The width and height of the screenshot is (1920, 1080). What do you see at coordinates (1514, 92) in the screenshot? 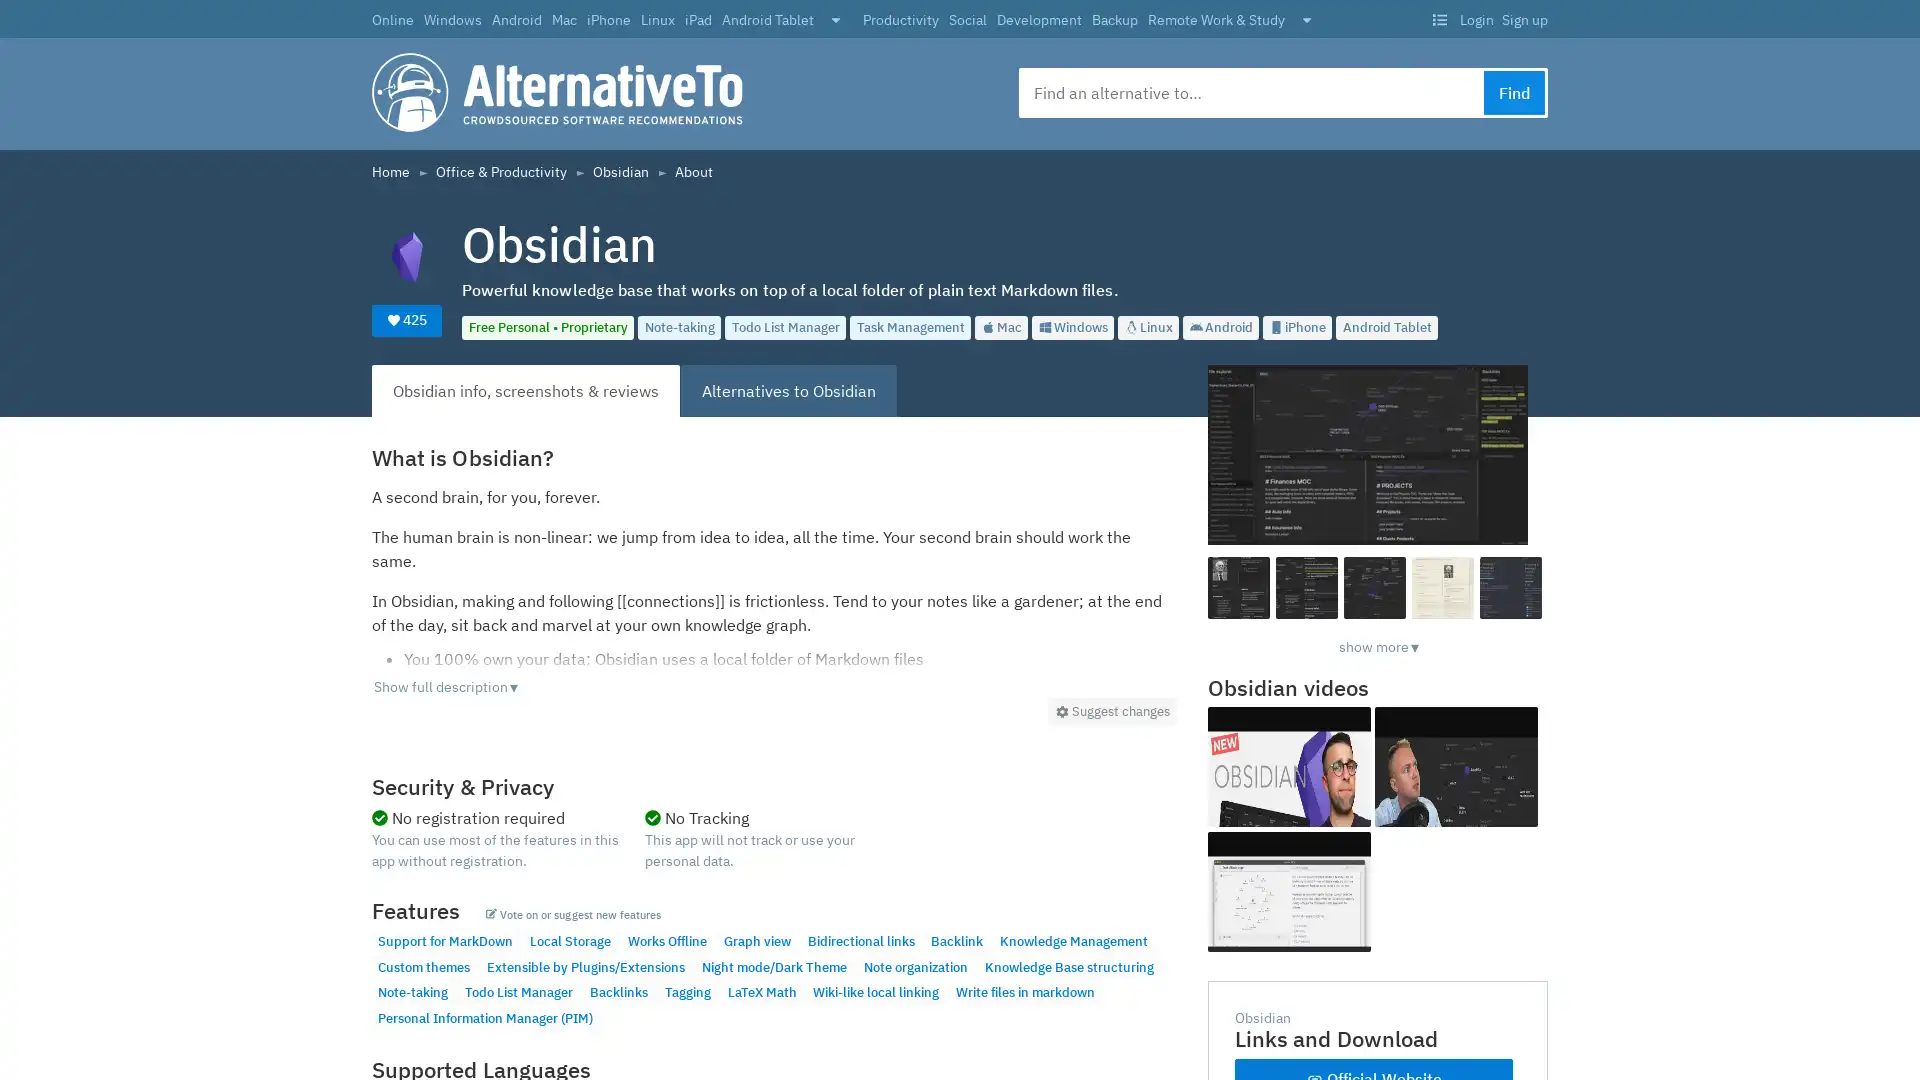
I see `Find` at bounding box center [1514, 92].